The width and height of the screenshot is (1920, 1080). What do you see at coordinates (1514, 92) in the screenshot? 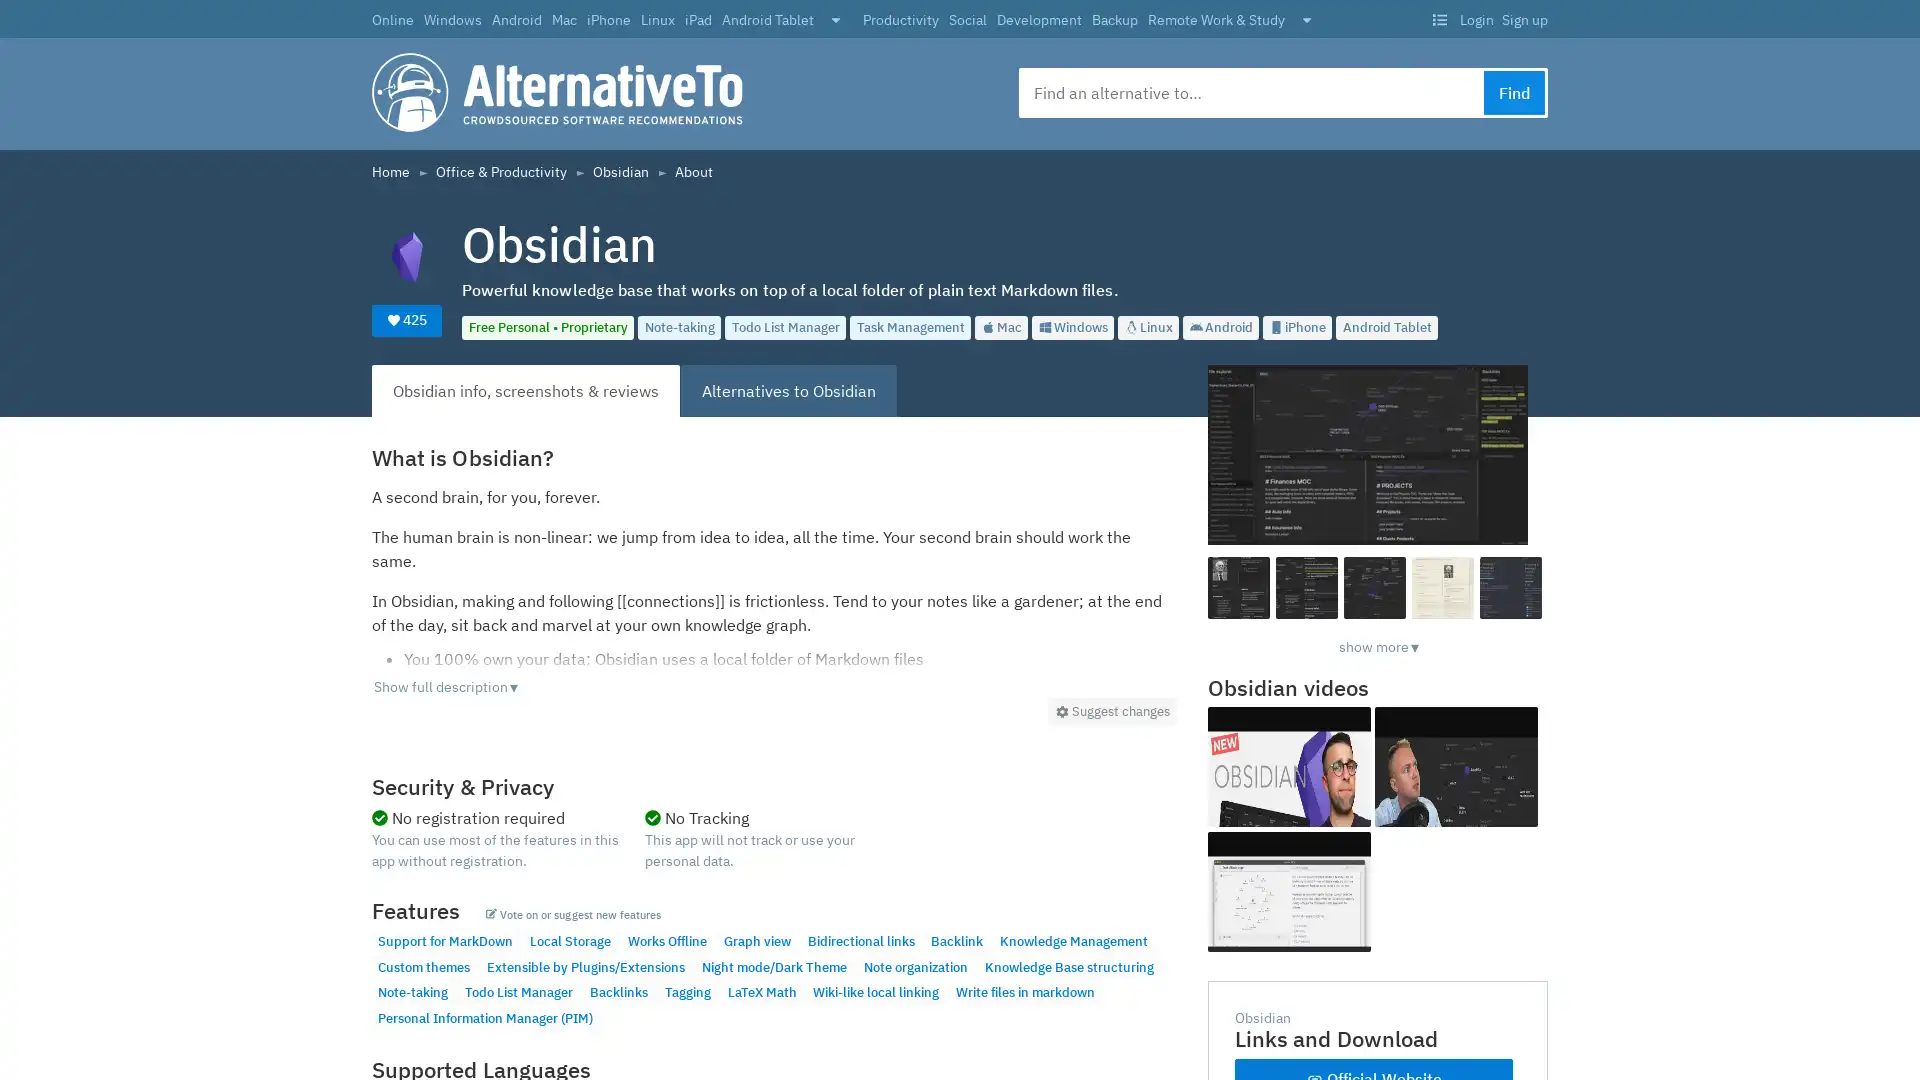
I see `Find` at bounding box center [1514, 92].